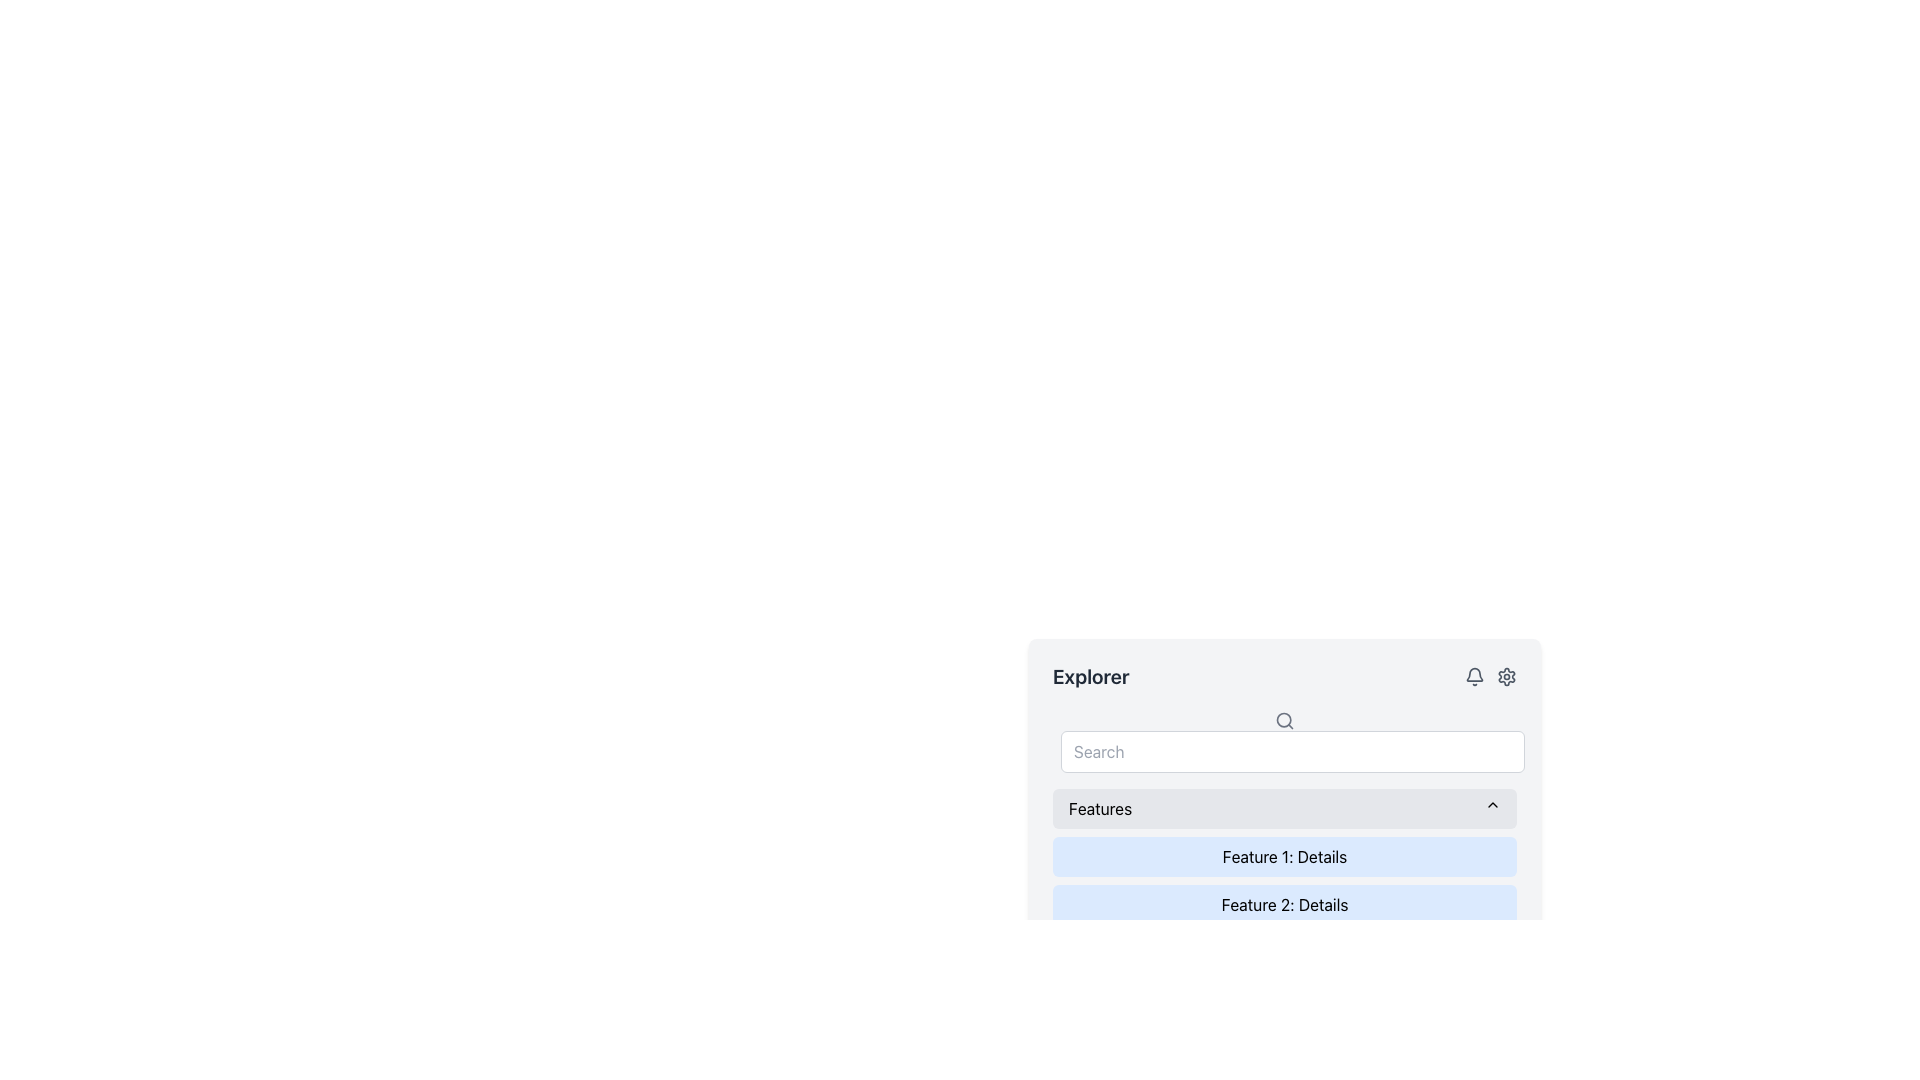 The height and width of the screenshot is (1080, 1920). Describe the element at coordinates (1284, 718) in the screenshot. I see `the circular icon with a gray outline, part of the search icon representation located in the header section, positioned left of the 'Search' text input` at that location.